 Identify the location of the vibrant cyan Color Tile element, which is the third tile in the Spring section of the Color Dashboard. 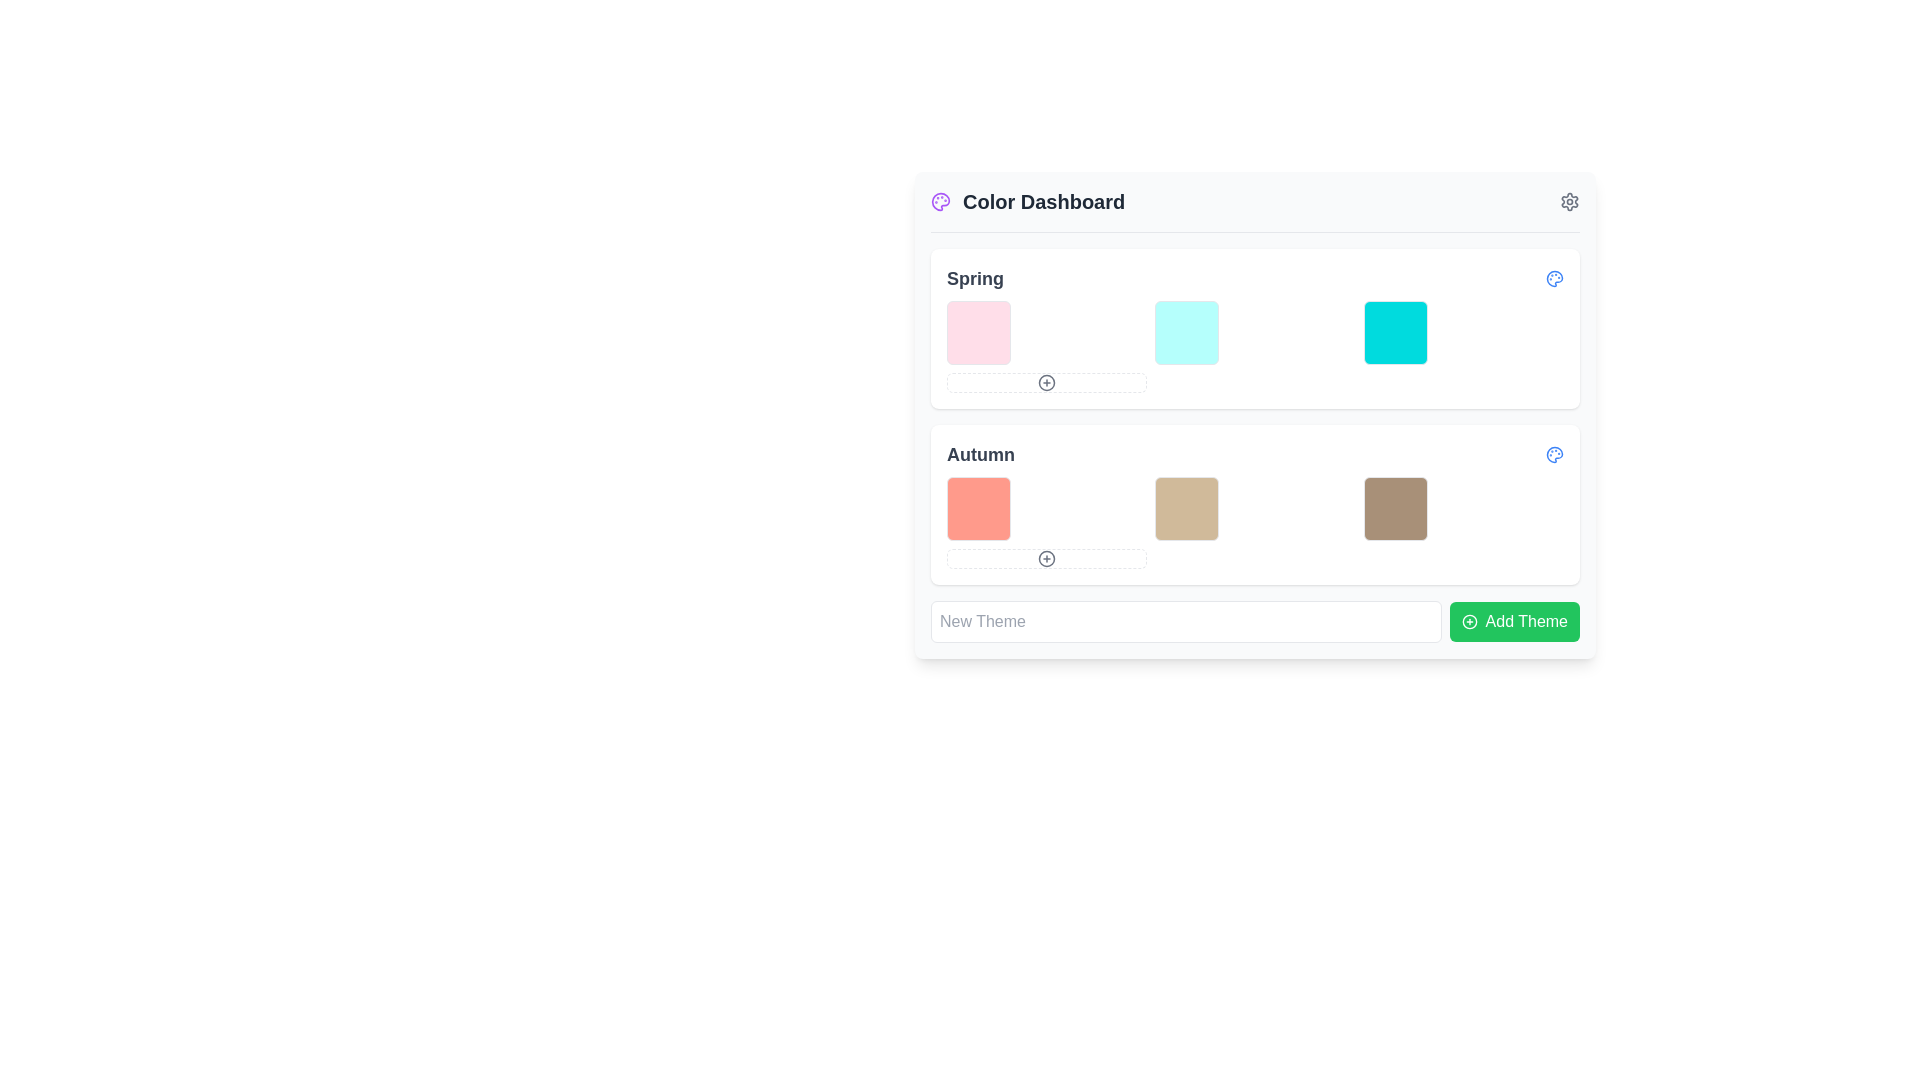
(1394, 331).